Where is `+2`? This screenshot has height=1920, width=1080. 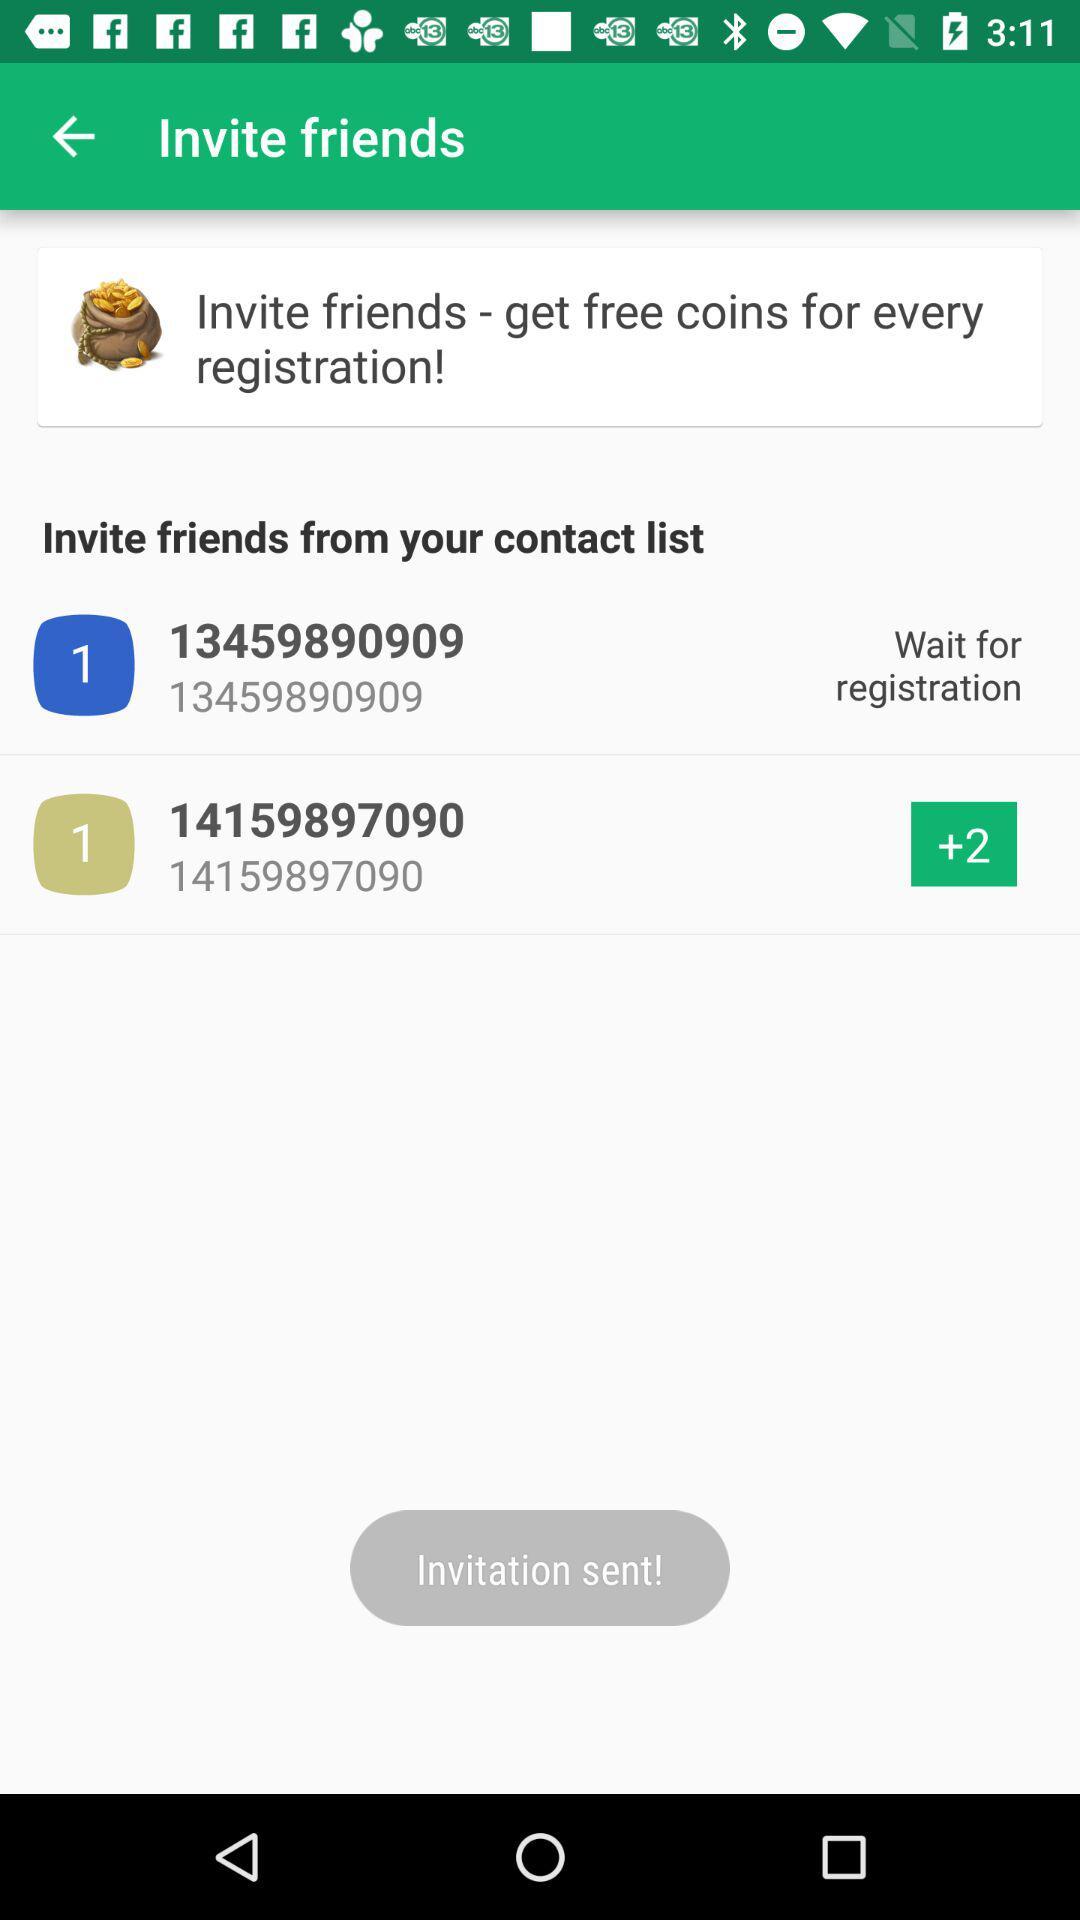
+2 is located at coordinates (963, 844).